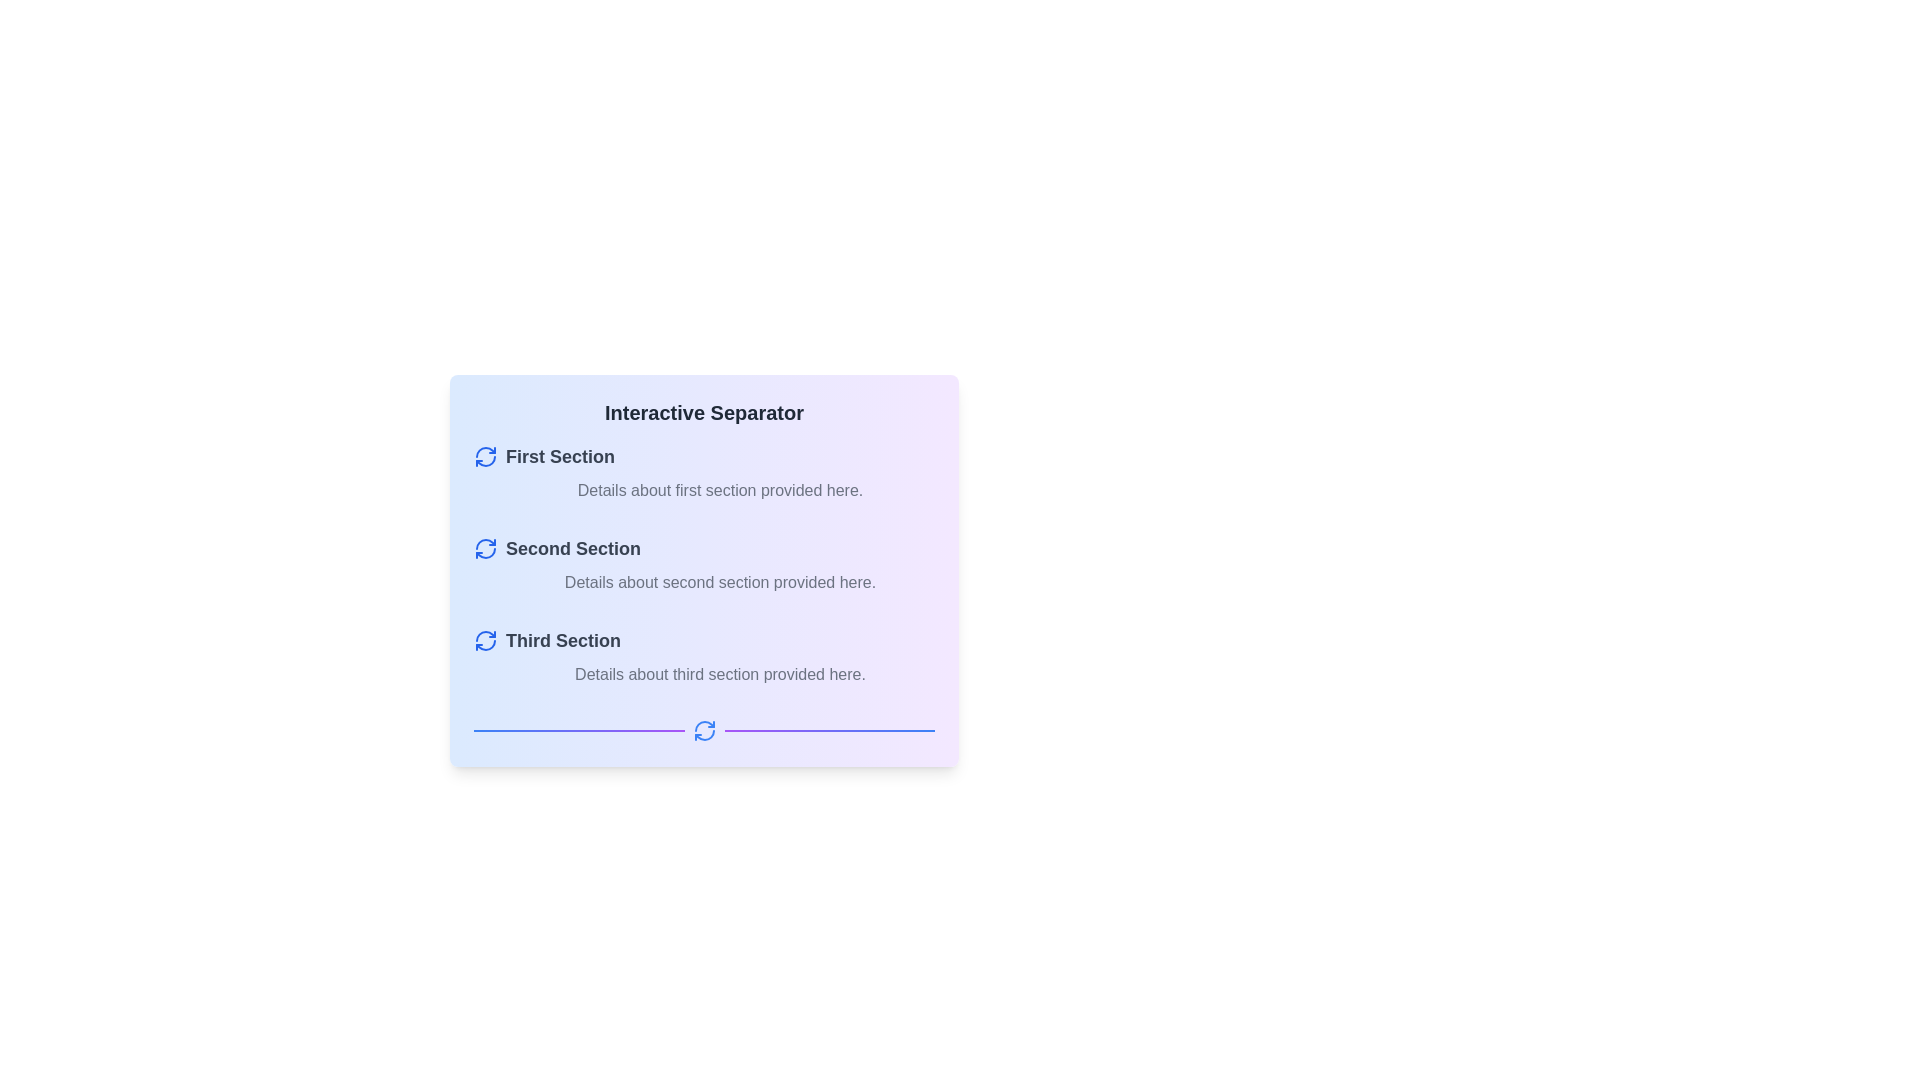 Image resolution: width=1920 pixels, height=1080 pixels. What do you see at coordinates (704, 675) in the screenshot?
I see `the textual description element located below the 'Third Section' heading, which provides additional information related to that section` at bounding box center [704, 675].